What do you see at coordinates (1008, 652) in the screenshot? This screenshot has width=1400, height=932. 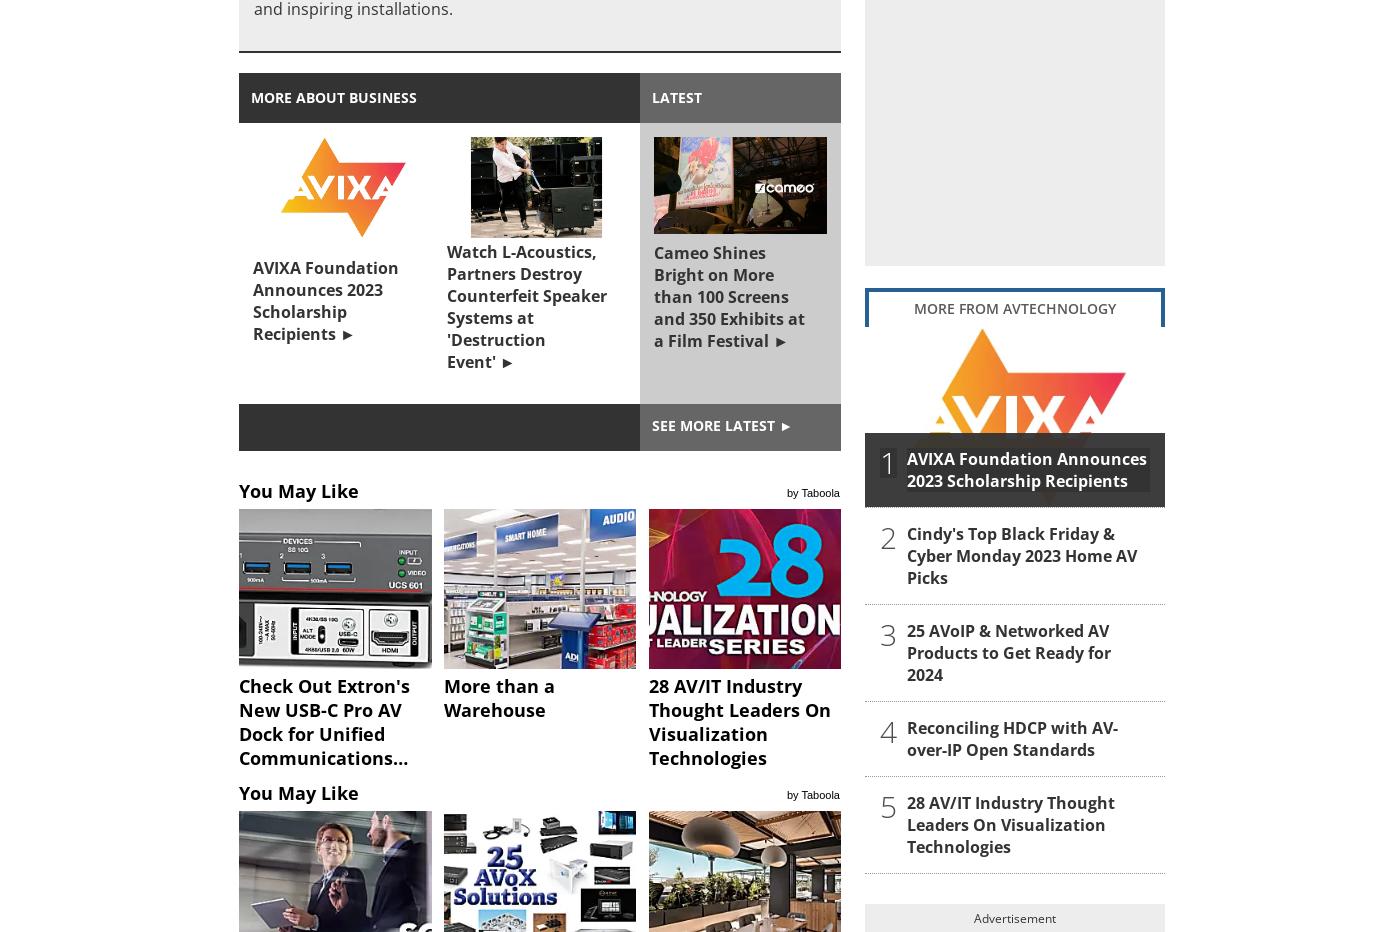 I see `'25 AVoIP & Networked AV Products to Get Ready for 2024'` at bounding box center [1008, 652].